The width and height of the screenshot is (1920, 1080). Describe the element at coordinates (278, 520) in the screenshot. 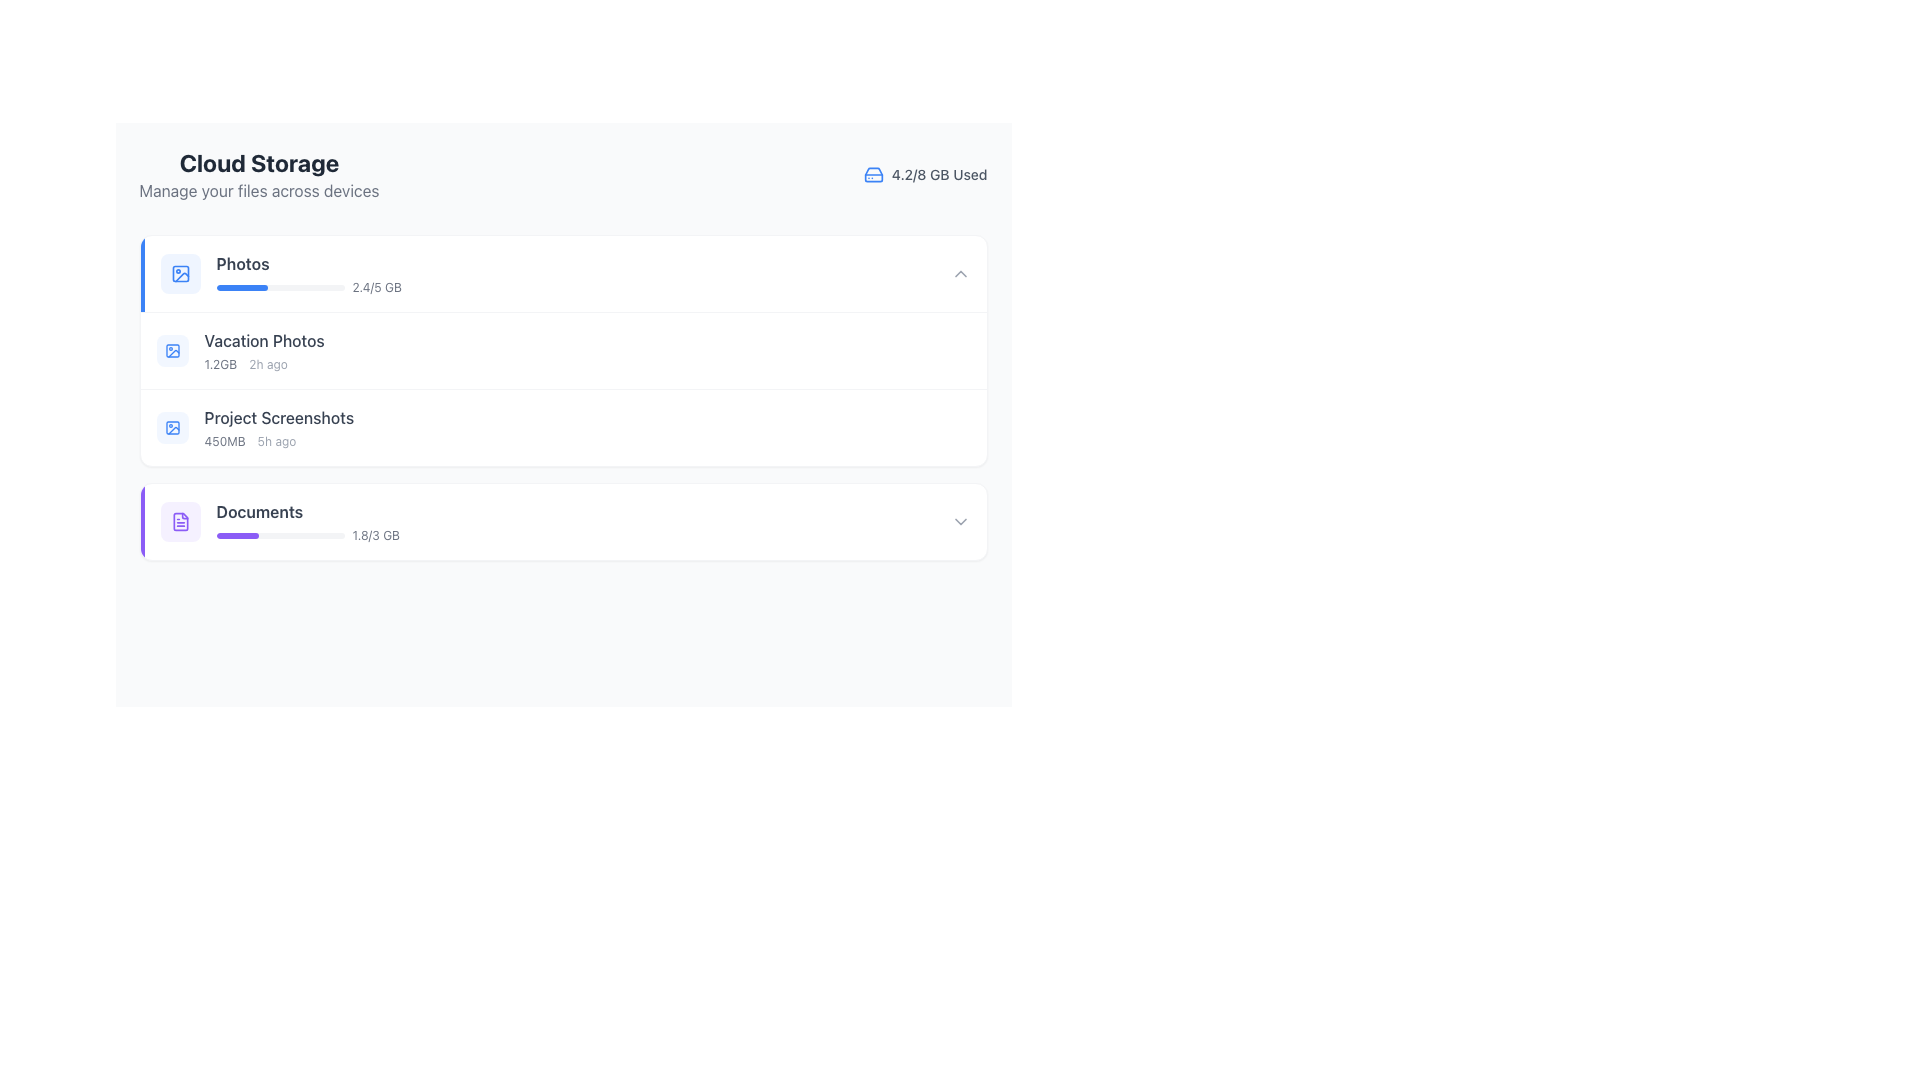

I see `the informational display component showing 'Documents'` at that location.